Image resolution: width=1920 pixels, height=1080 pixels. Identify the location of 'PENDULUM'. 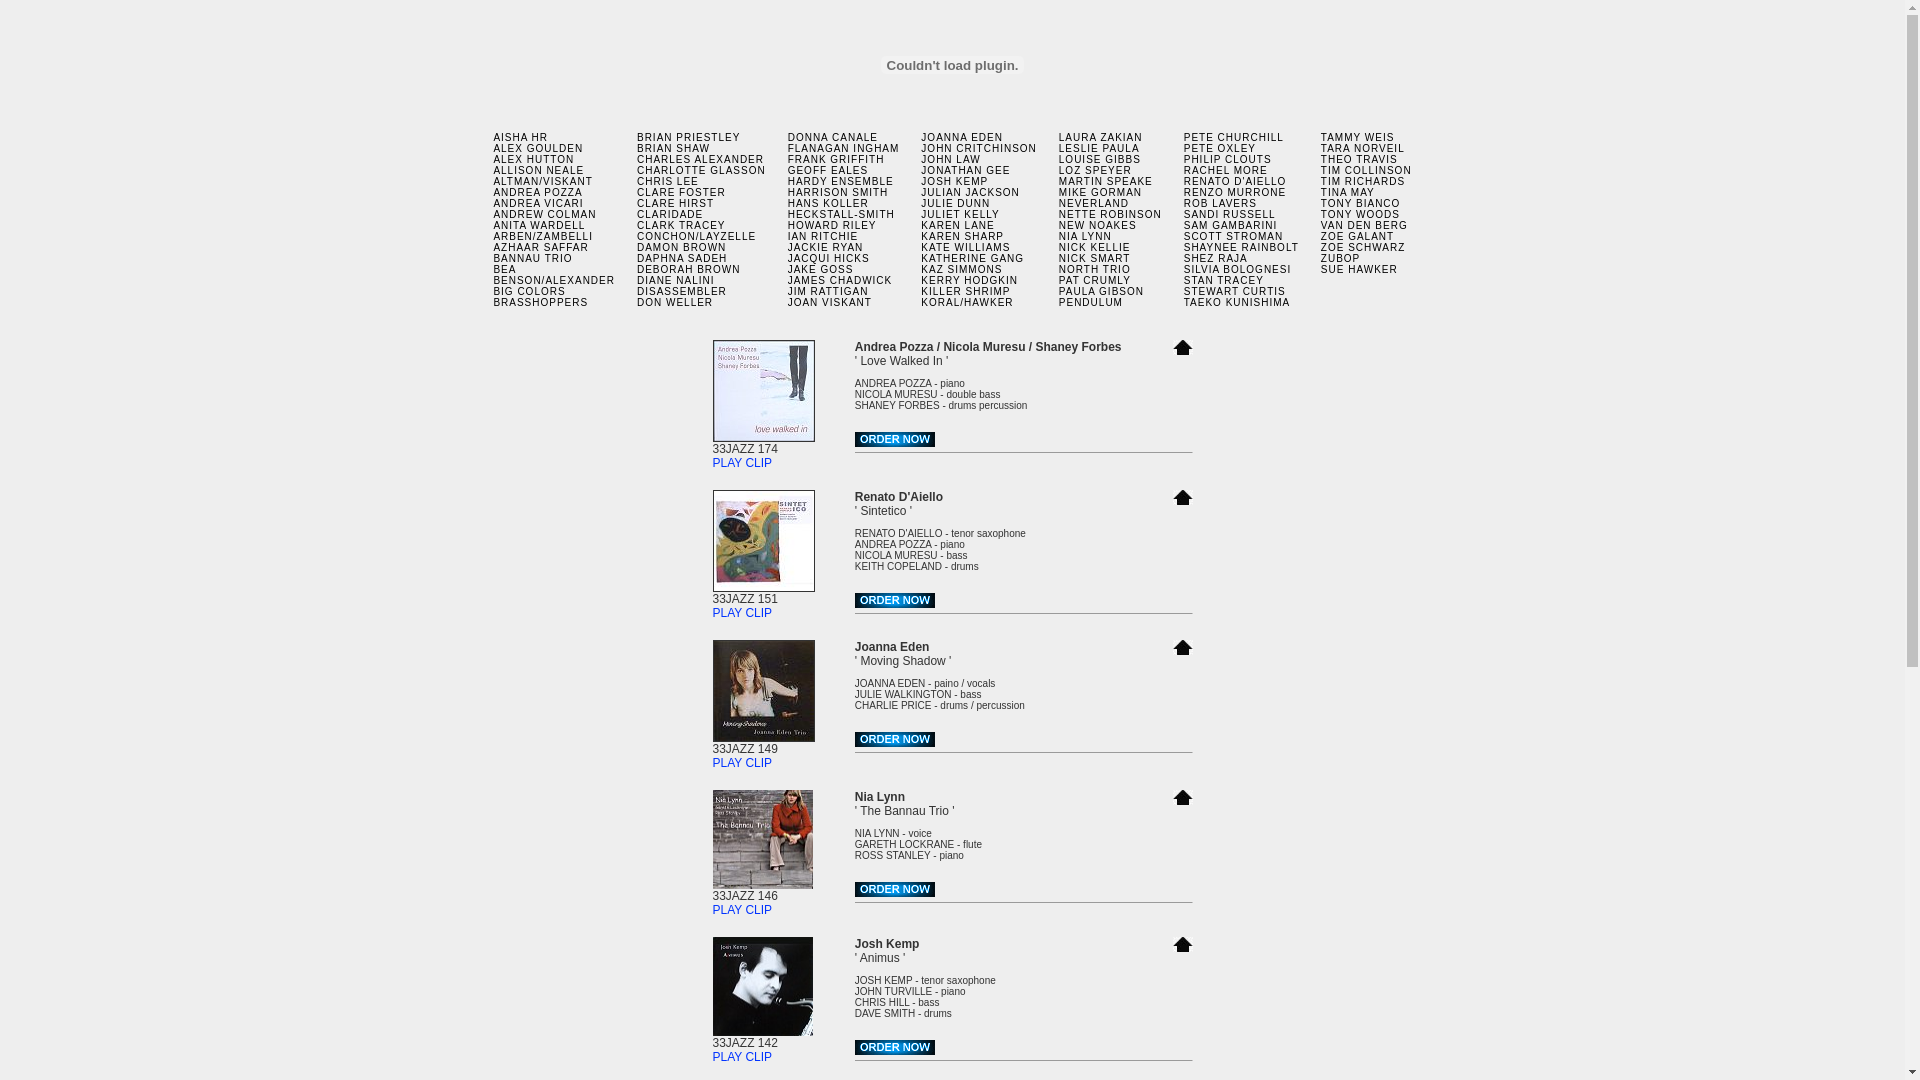
(1089, 302).